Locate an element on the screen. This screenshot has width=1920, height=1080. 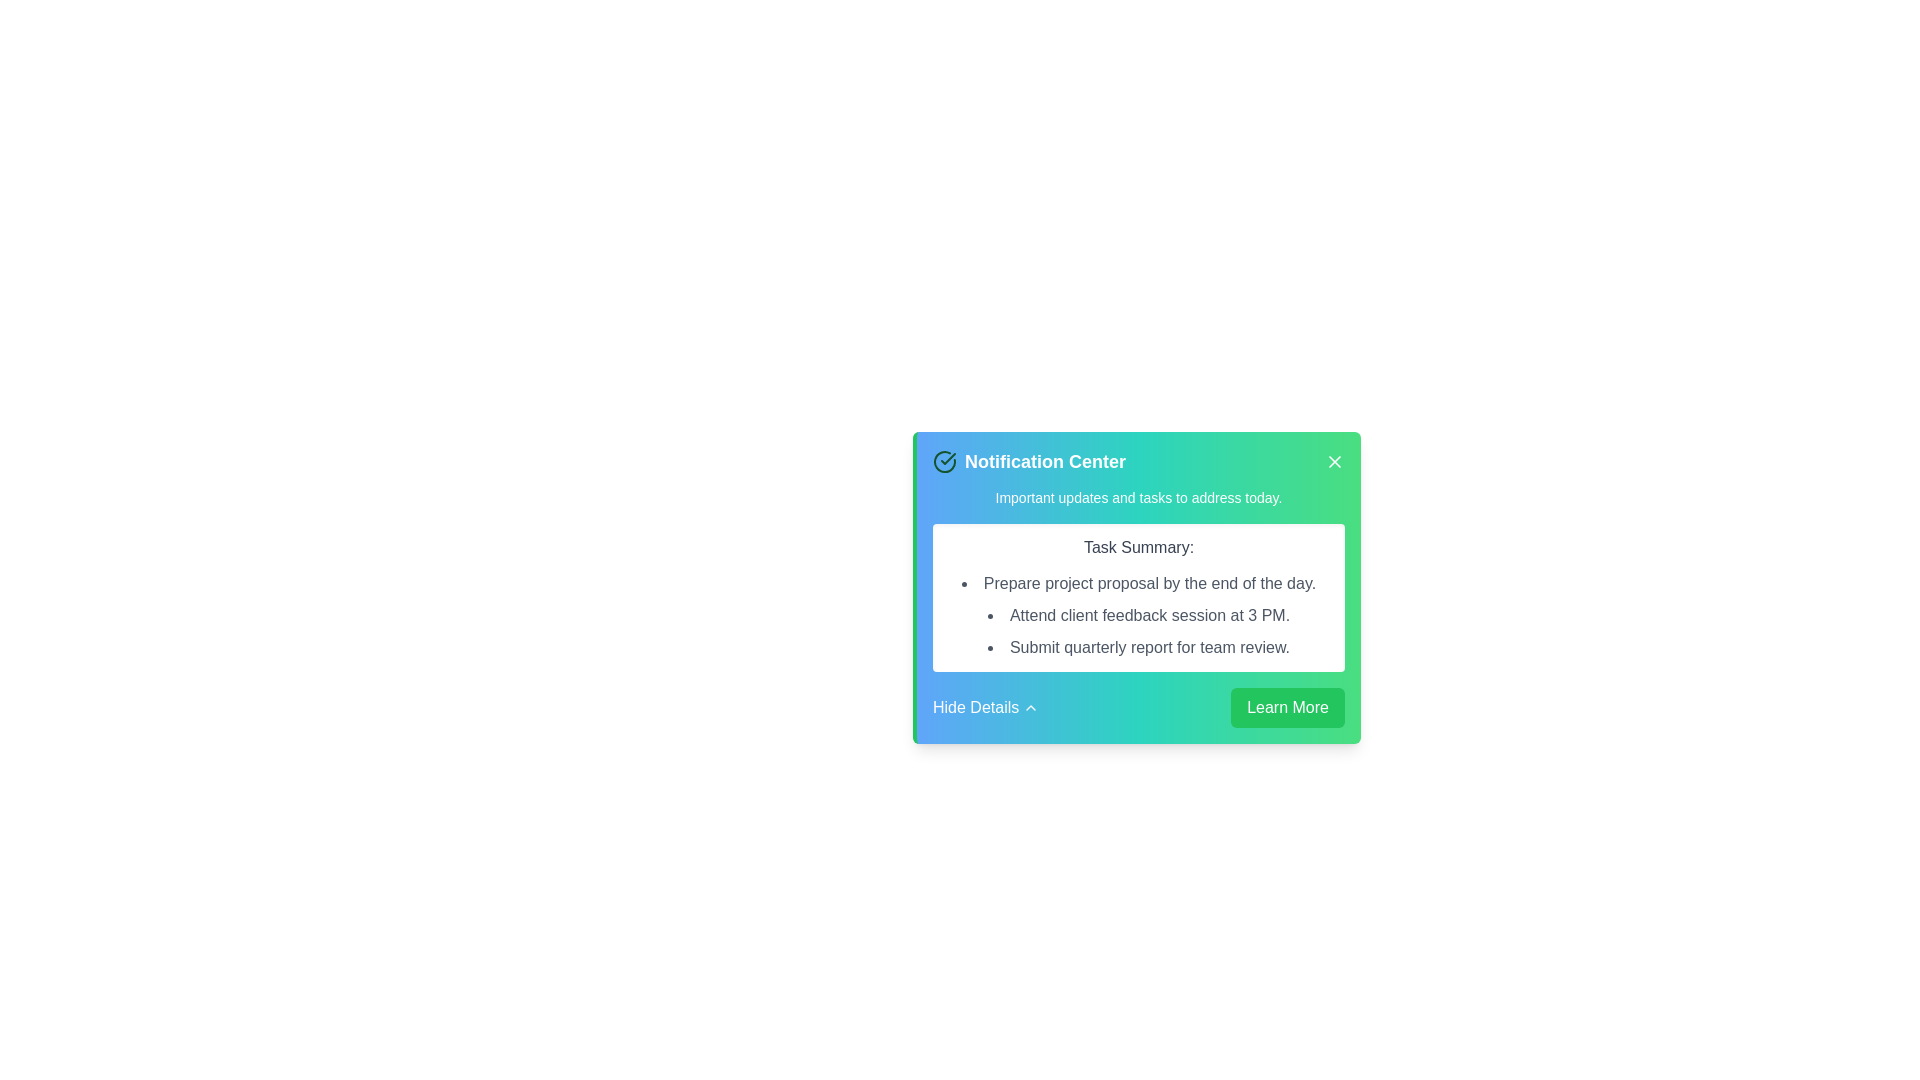
the third bullet point in the task list within the notification box, which states 'Attend client feedback session at 3 PM.' is located at coordinates (1138, 648).